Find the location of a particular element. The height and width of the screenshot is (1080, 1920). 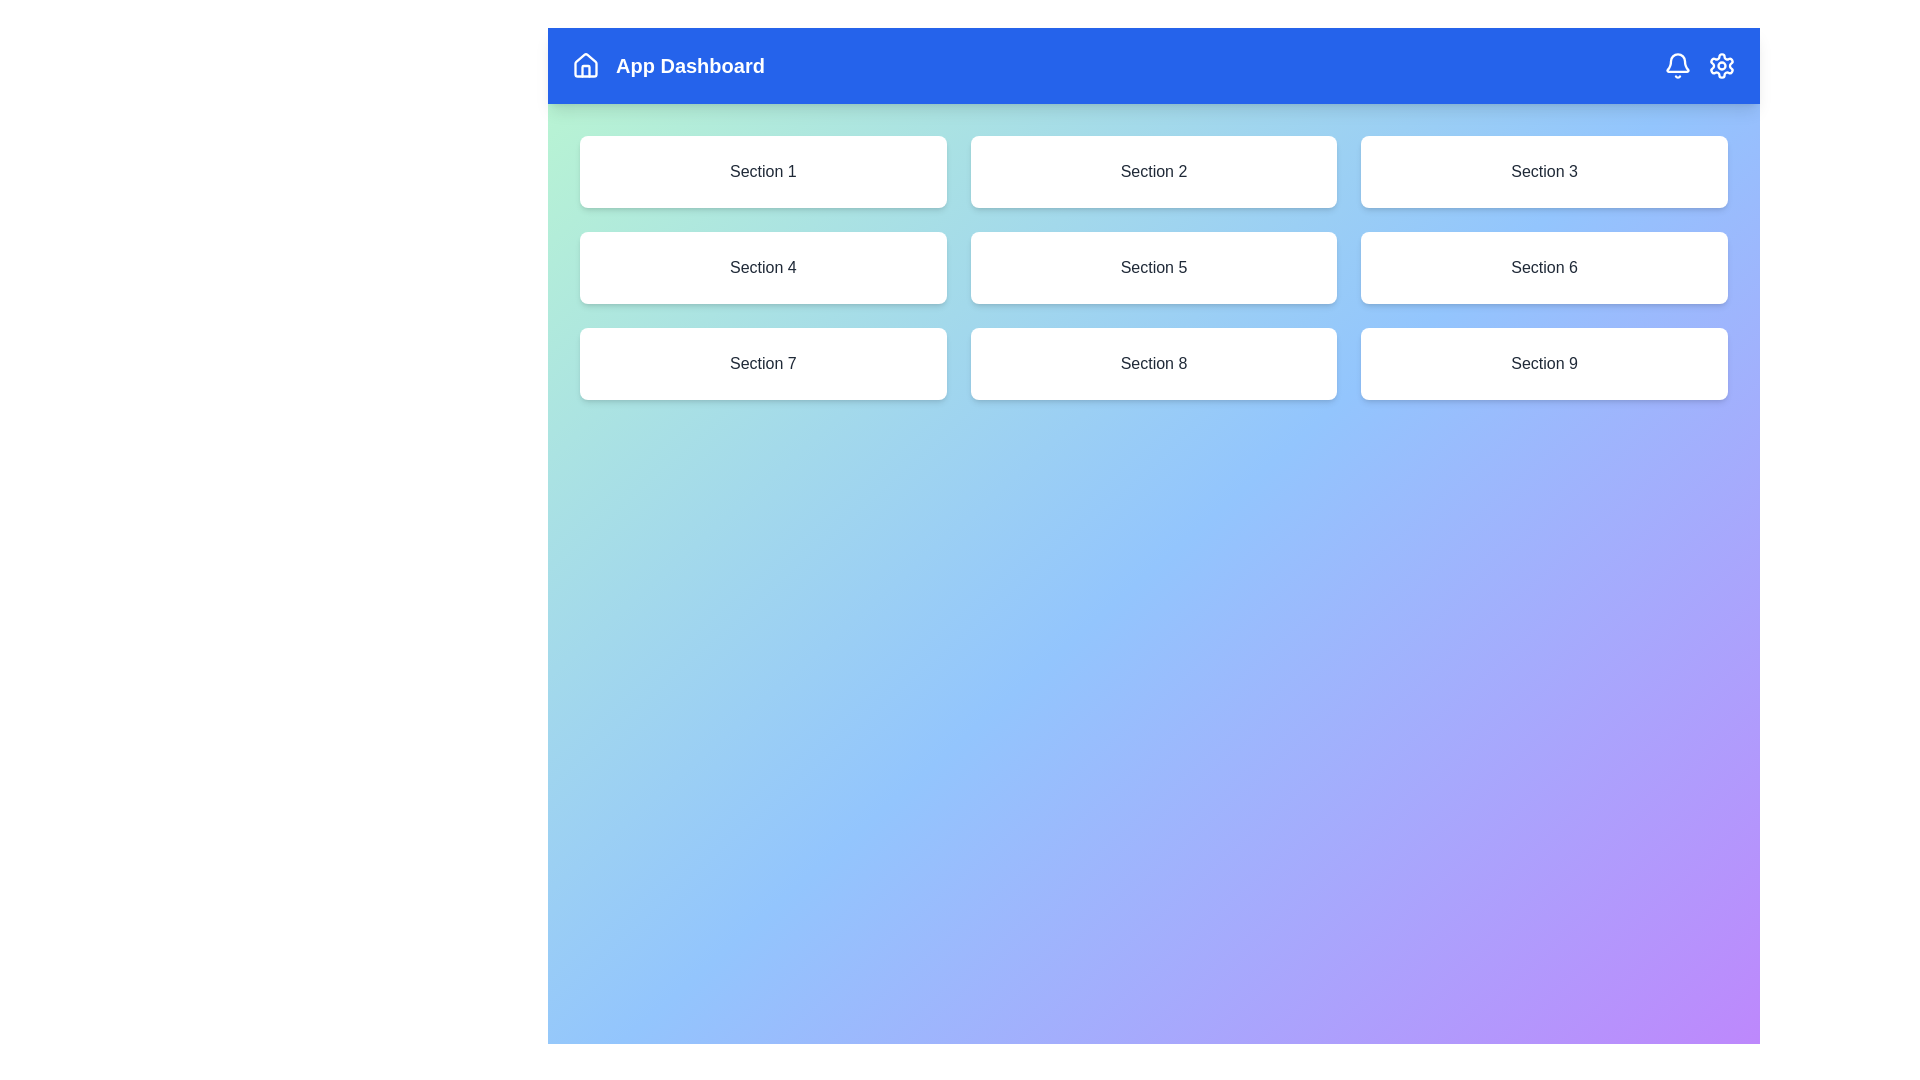

the 'Settings' icon in the top right corner of the component is located at coordinates (1721, 64).